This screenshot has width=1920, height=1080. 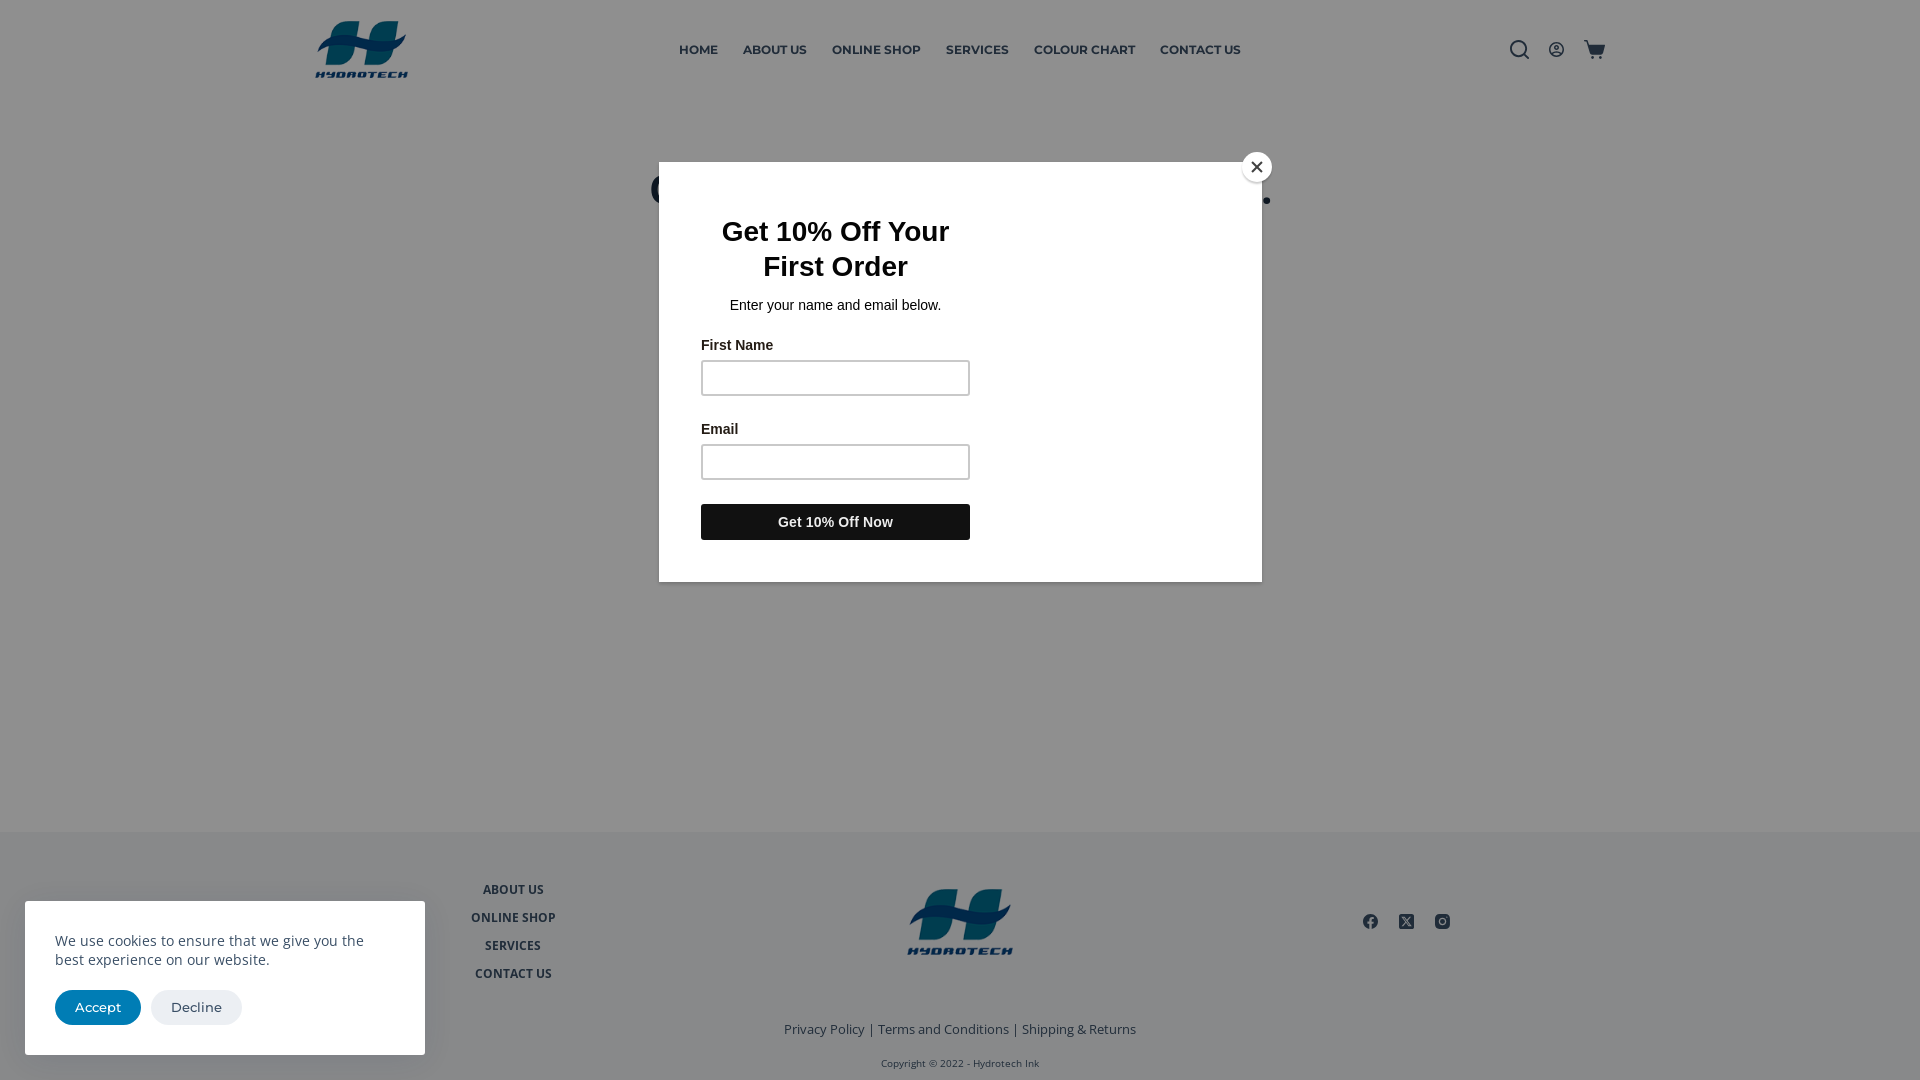 I want to click on 'CONTACT US', so click(x=1200, y=48).